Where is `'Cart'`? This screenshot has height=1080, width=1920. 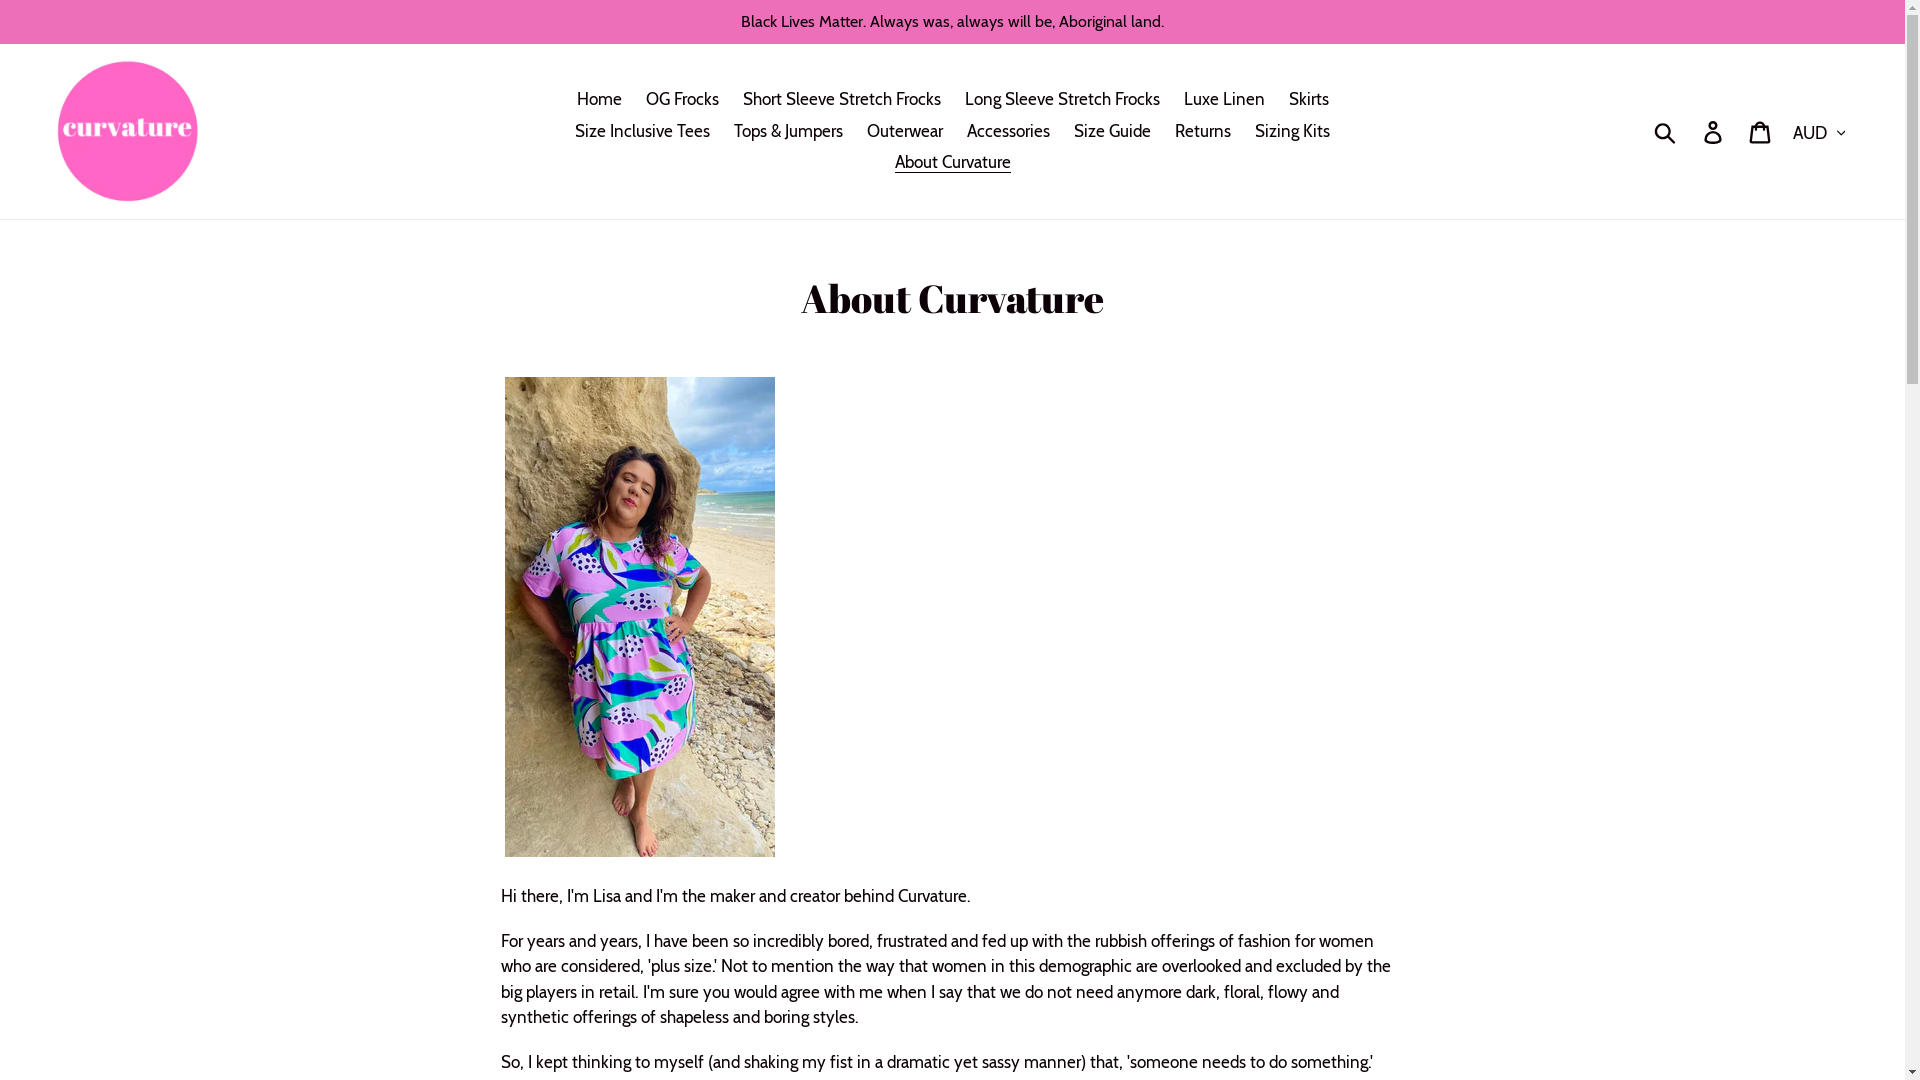
'Cart' is located at coordinates (1761, 131).